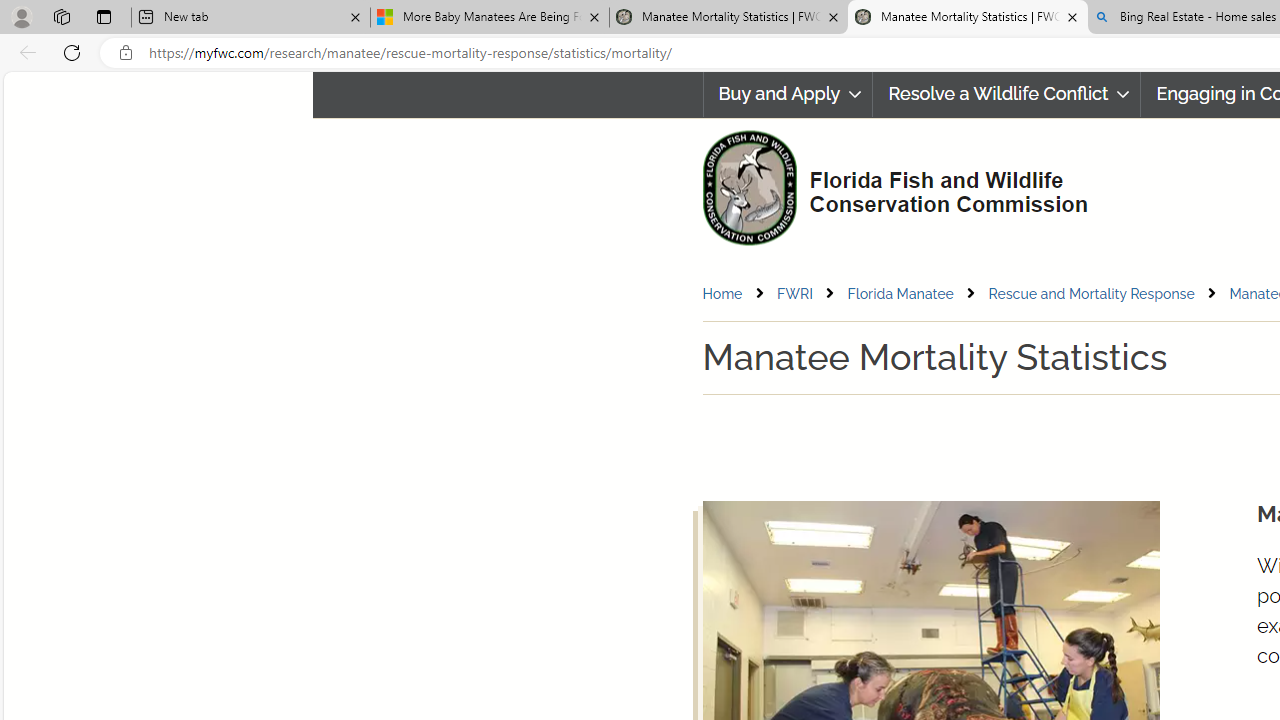 Image resolution: width=1280 pixels, height=720 pixels. Describe the element at coordinates (748, 187) in the screenshot. I see `'FWC Logo'` at that location.